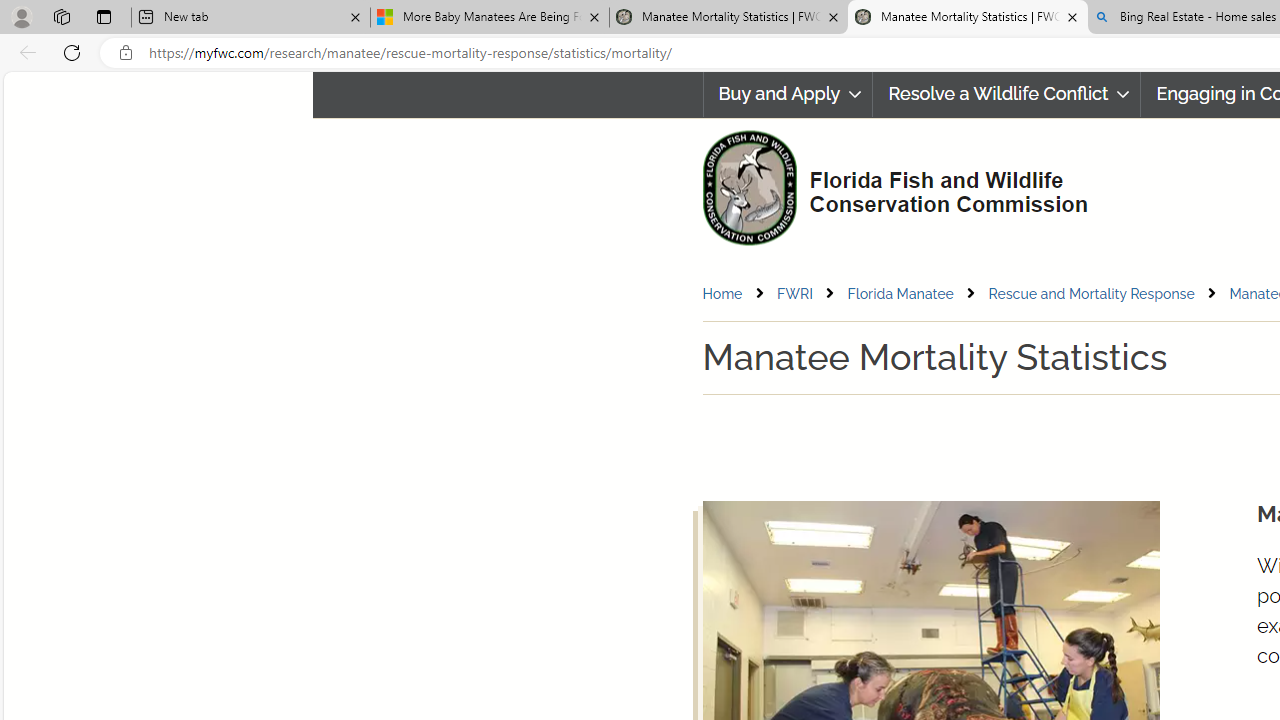 Image resolution: width=1280 pixels, height=720 pixels. Describe the element at coordinates (748, 187) in the screenshot. I see `'FWC Logo'` at that location.